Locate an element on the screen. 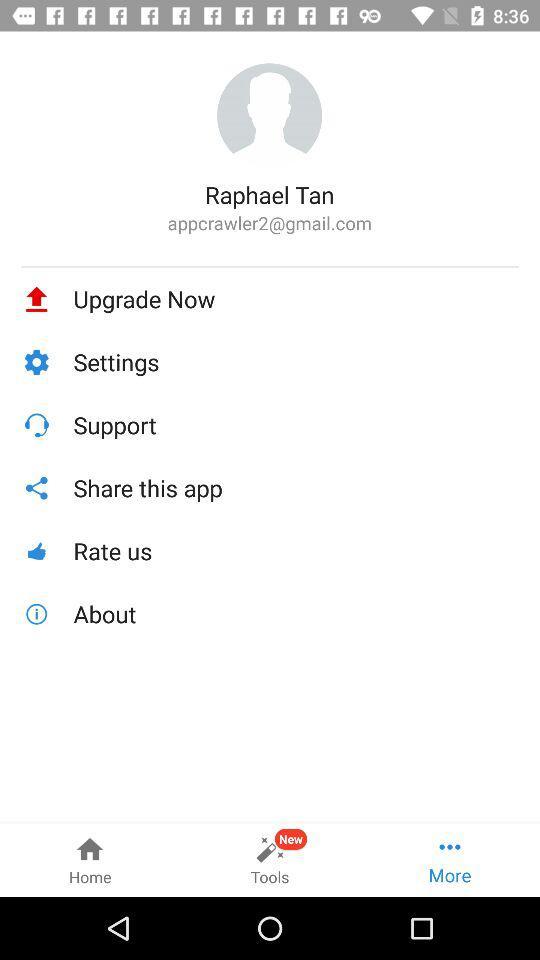 The image size is (540, 960). the rate us item is located at coordinates (295, 551).